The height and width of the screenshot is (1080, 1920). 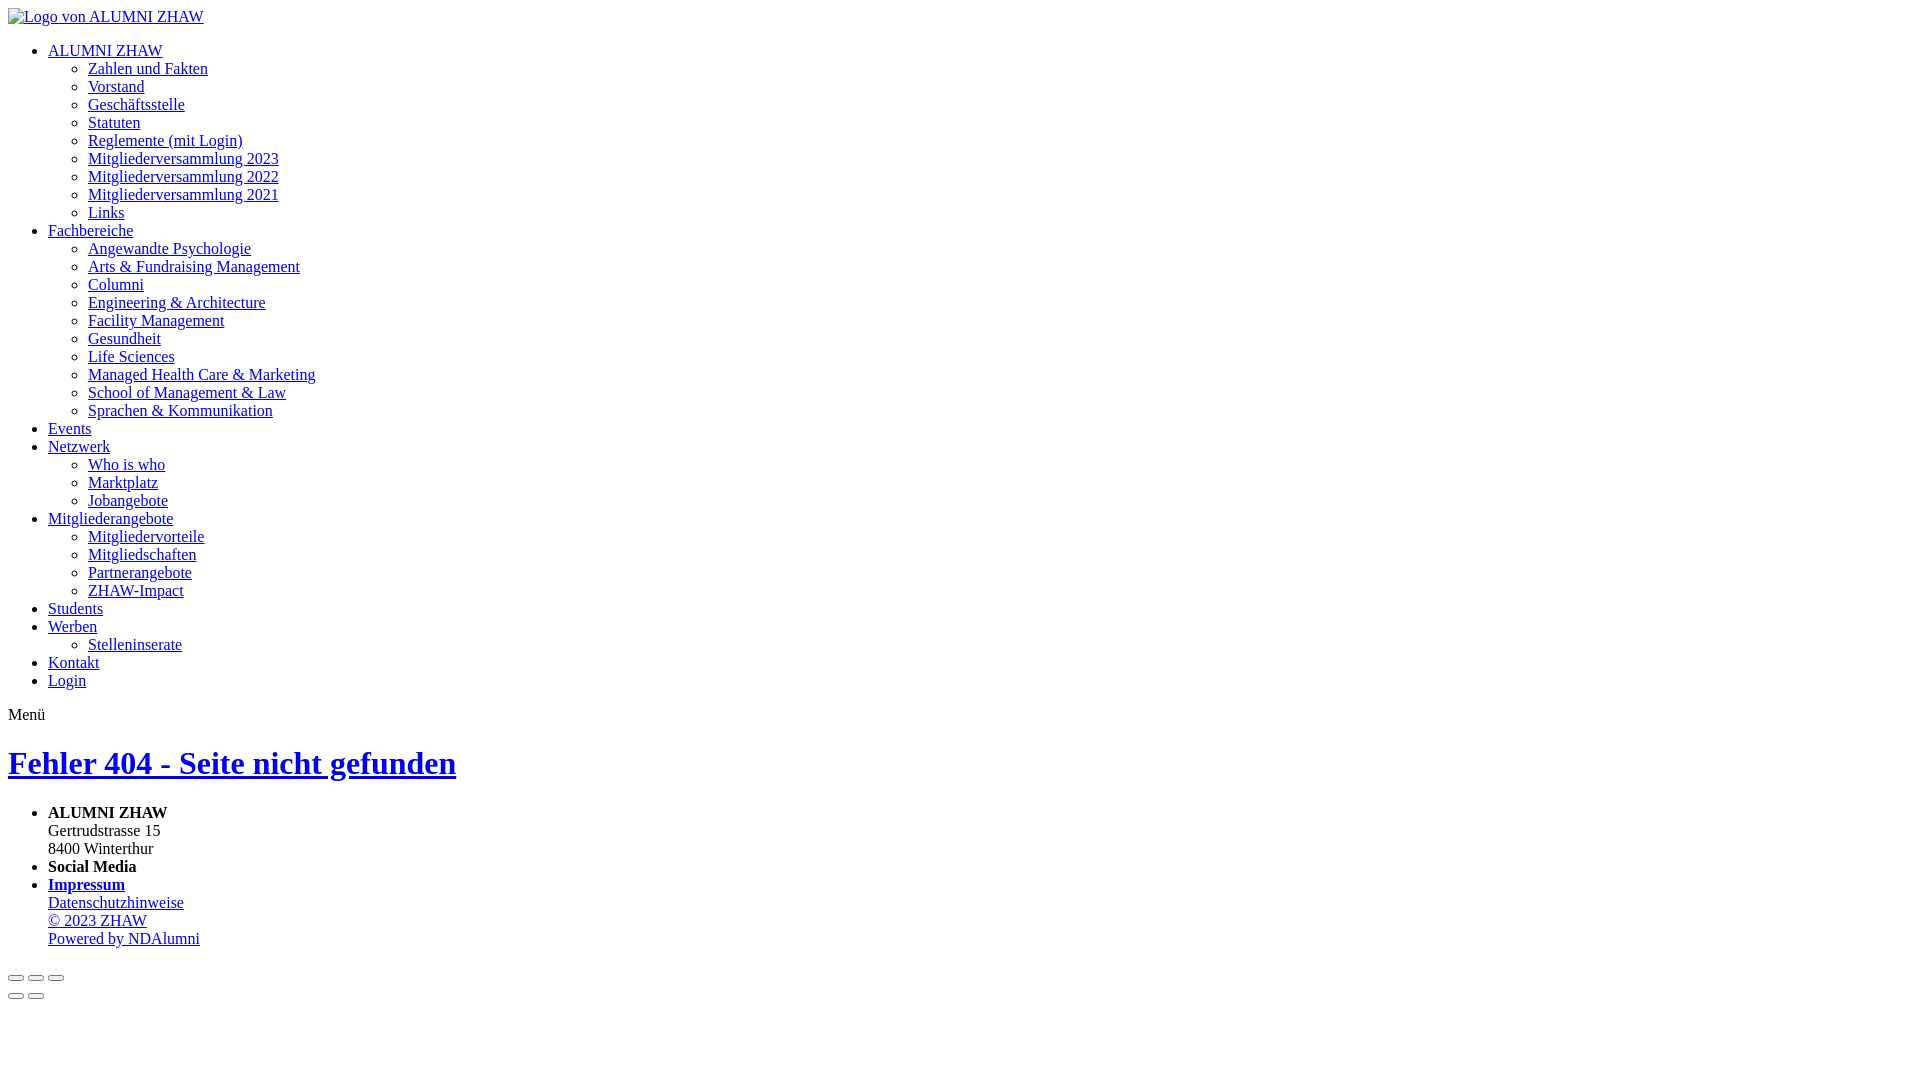 I want to click on 'Kontakt', so click(x=48, y=662).